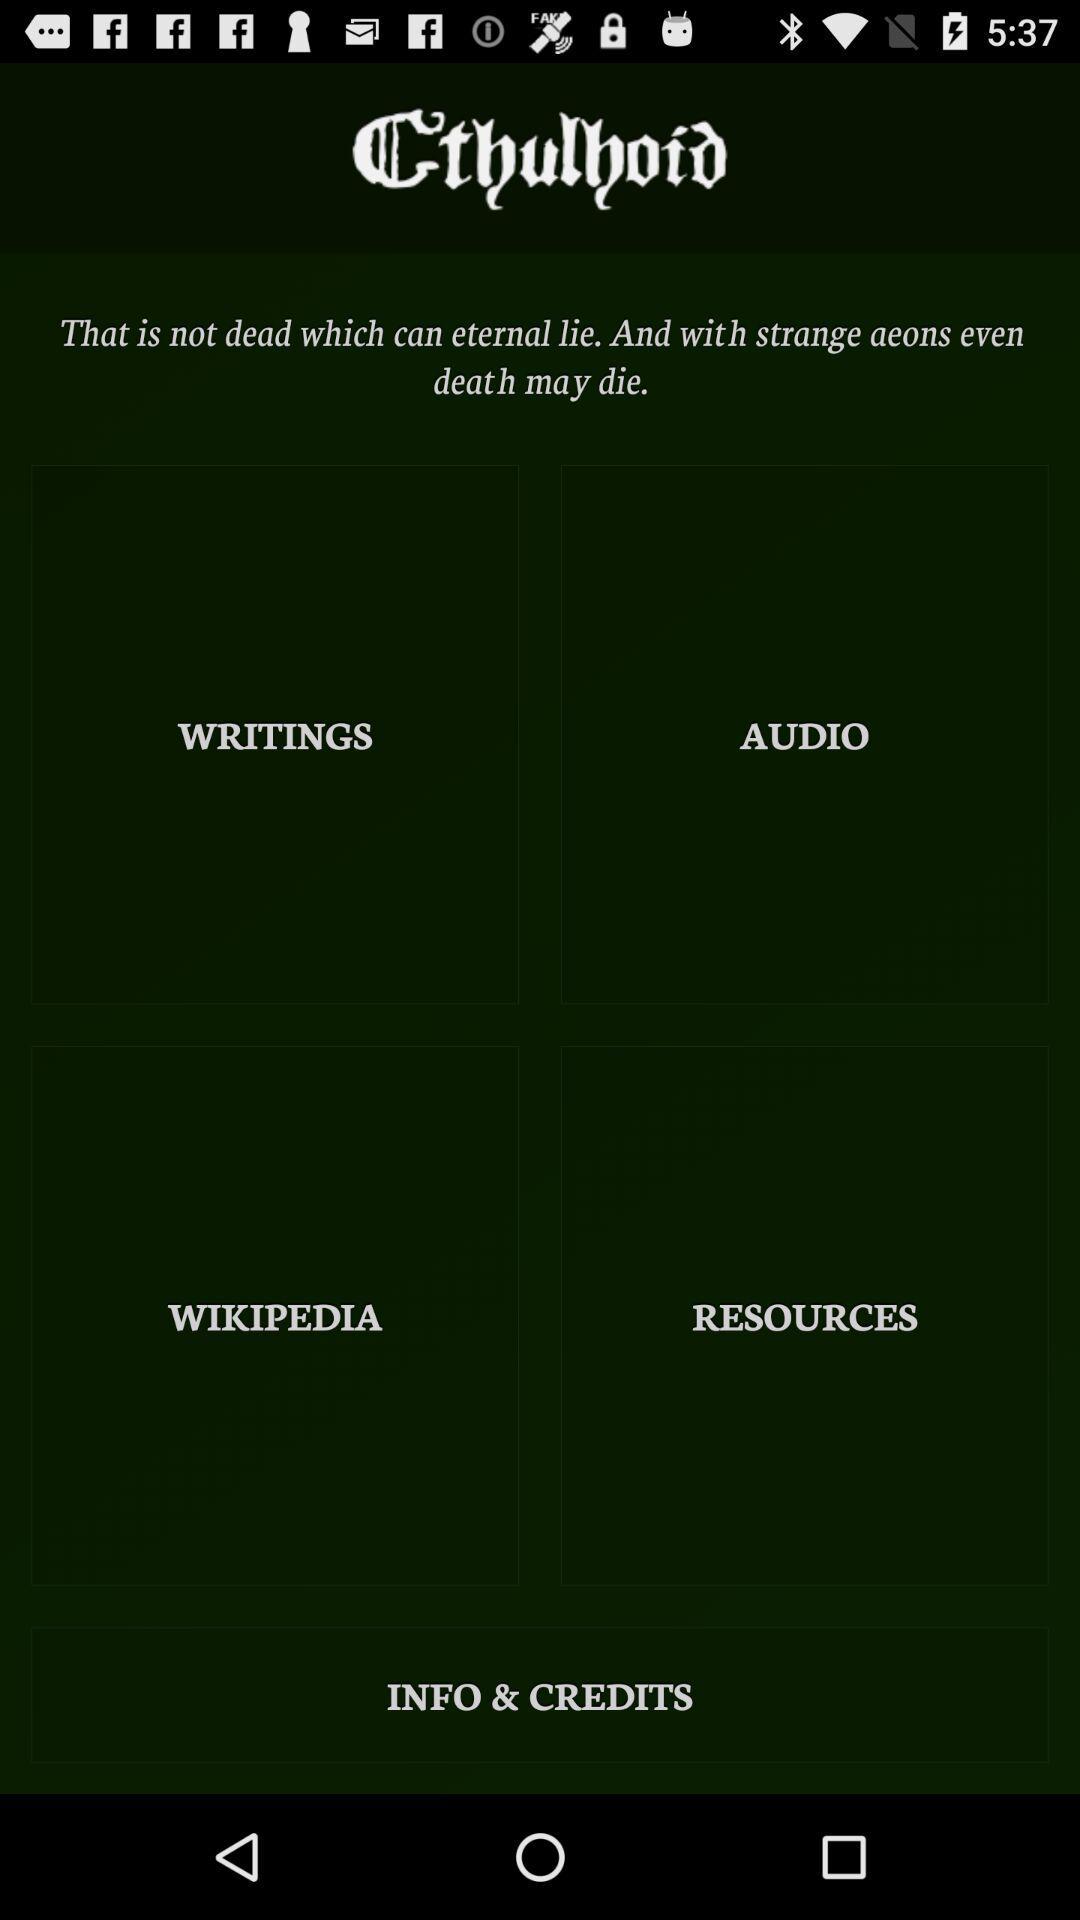 Image resolution: width=1080 pixels, height=1920 pixels. Describe the element at coordinates (275, 1315) in the screenshot. I see `wikipedia item` at that location.